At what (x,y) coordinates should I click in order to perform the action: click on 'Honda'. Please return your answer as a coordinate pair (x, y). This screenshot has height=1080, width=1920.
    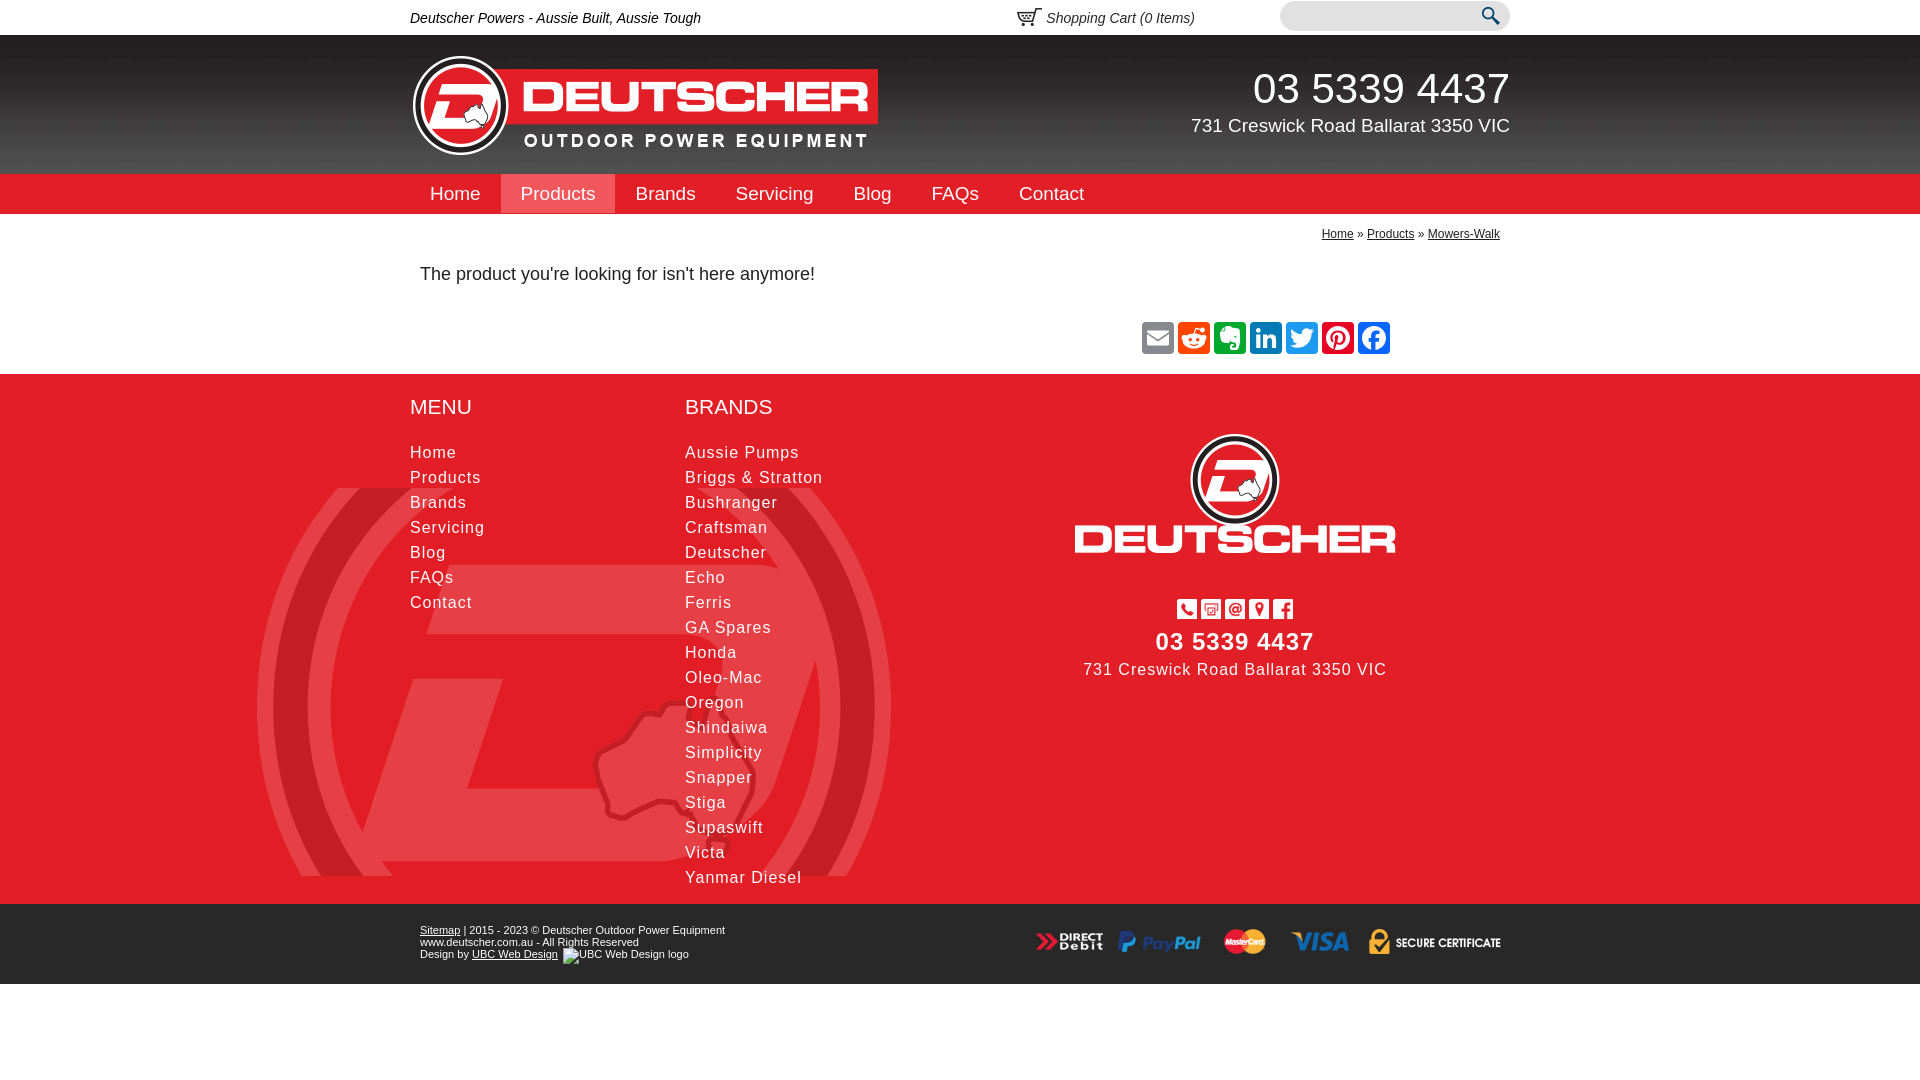
    Looking at the image, I should click on (710, 652).